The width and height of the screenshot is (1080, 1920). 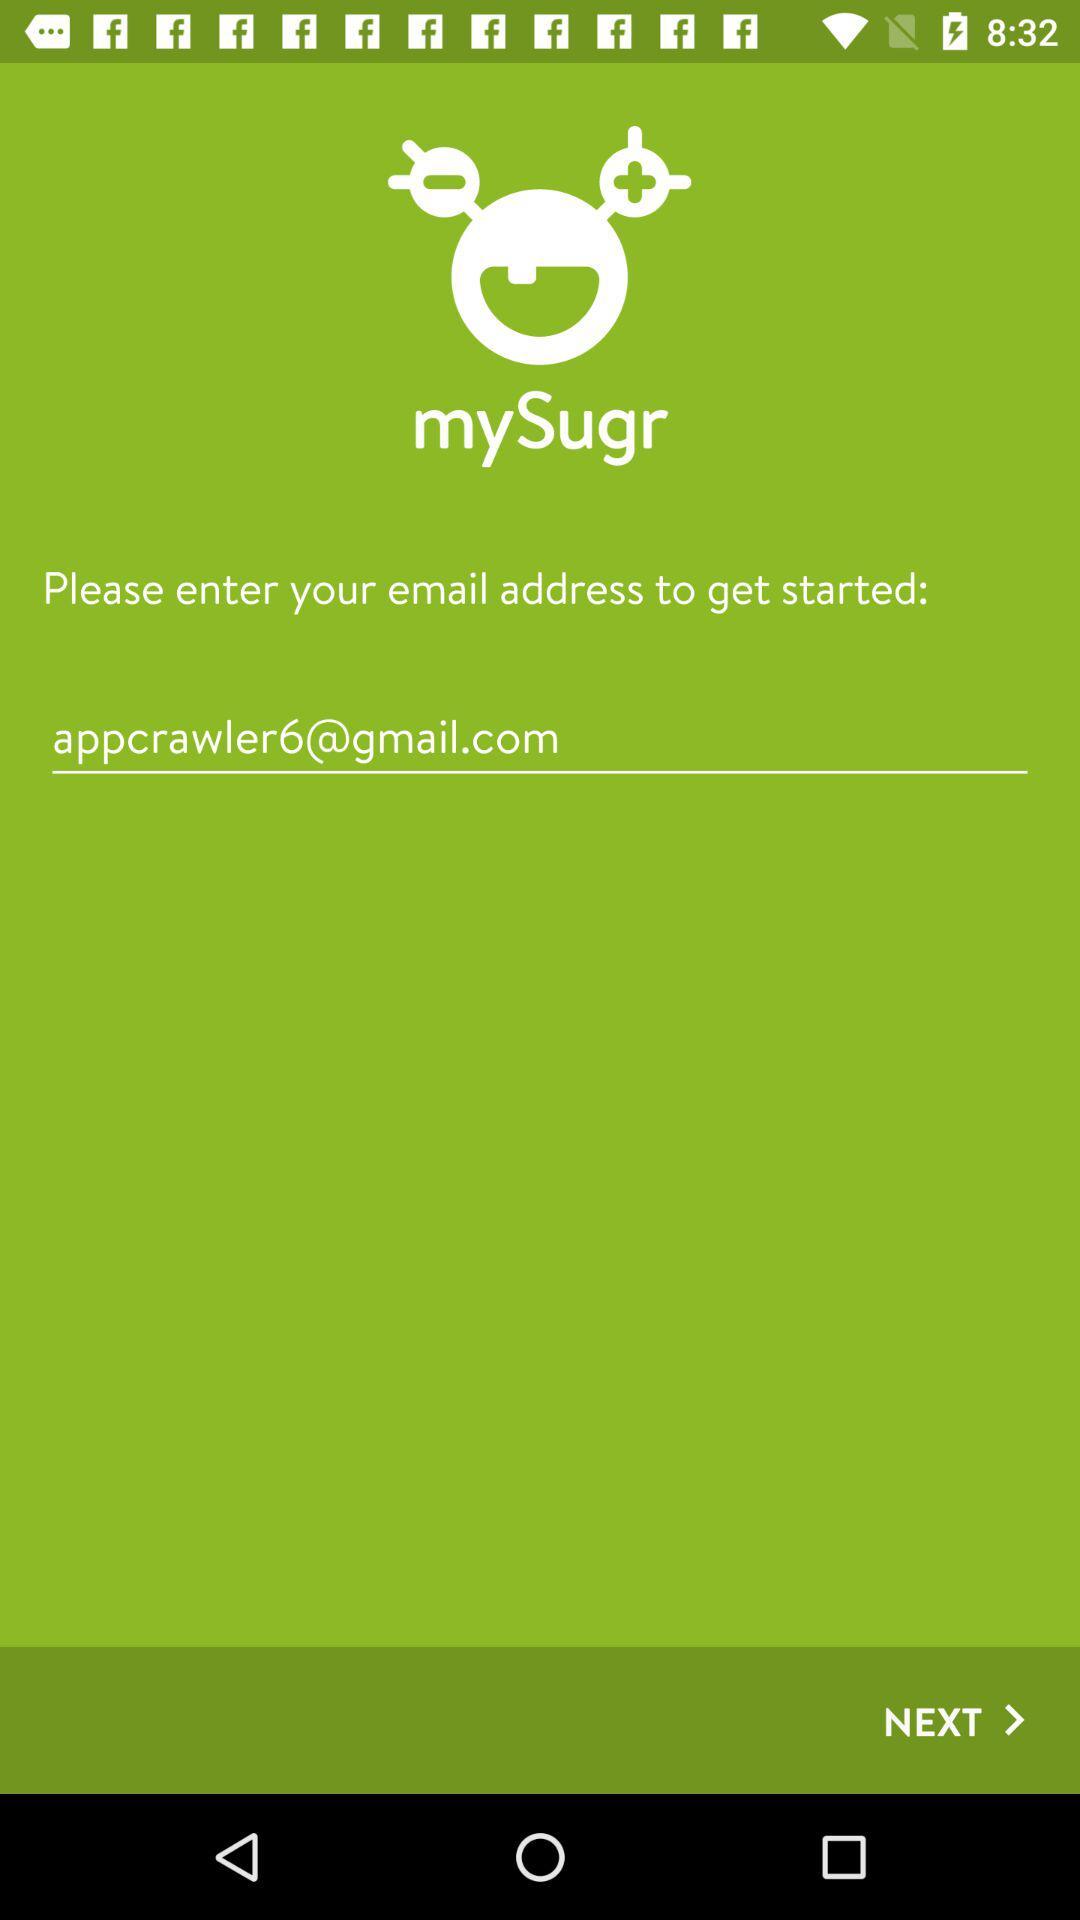 What do you see at coordinates (540, 734) in the screenshot?
I see `appcrawler6@gmail.com` at bounding box center [540, 734].